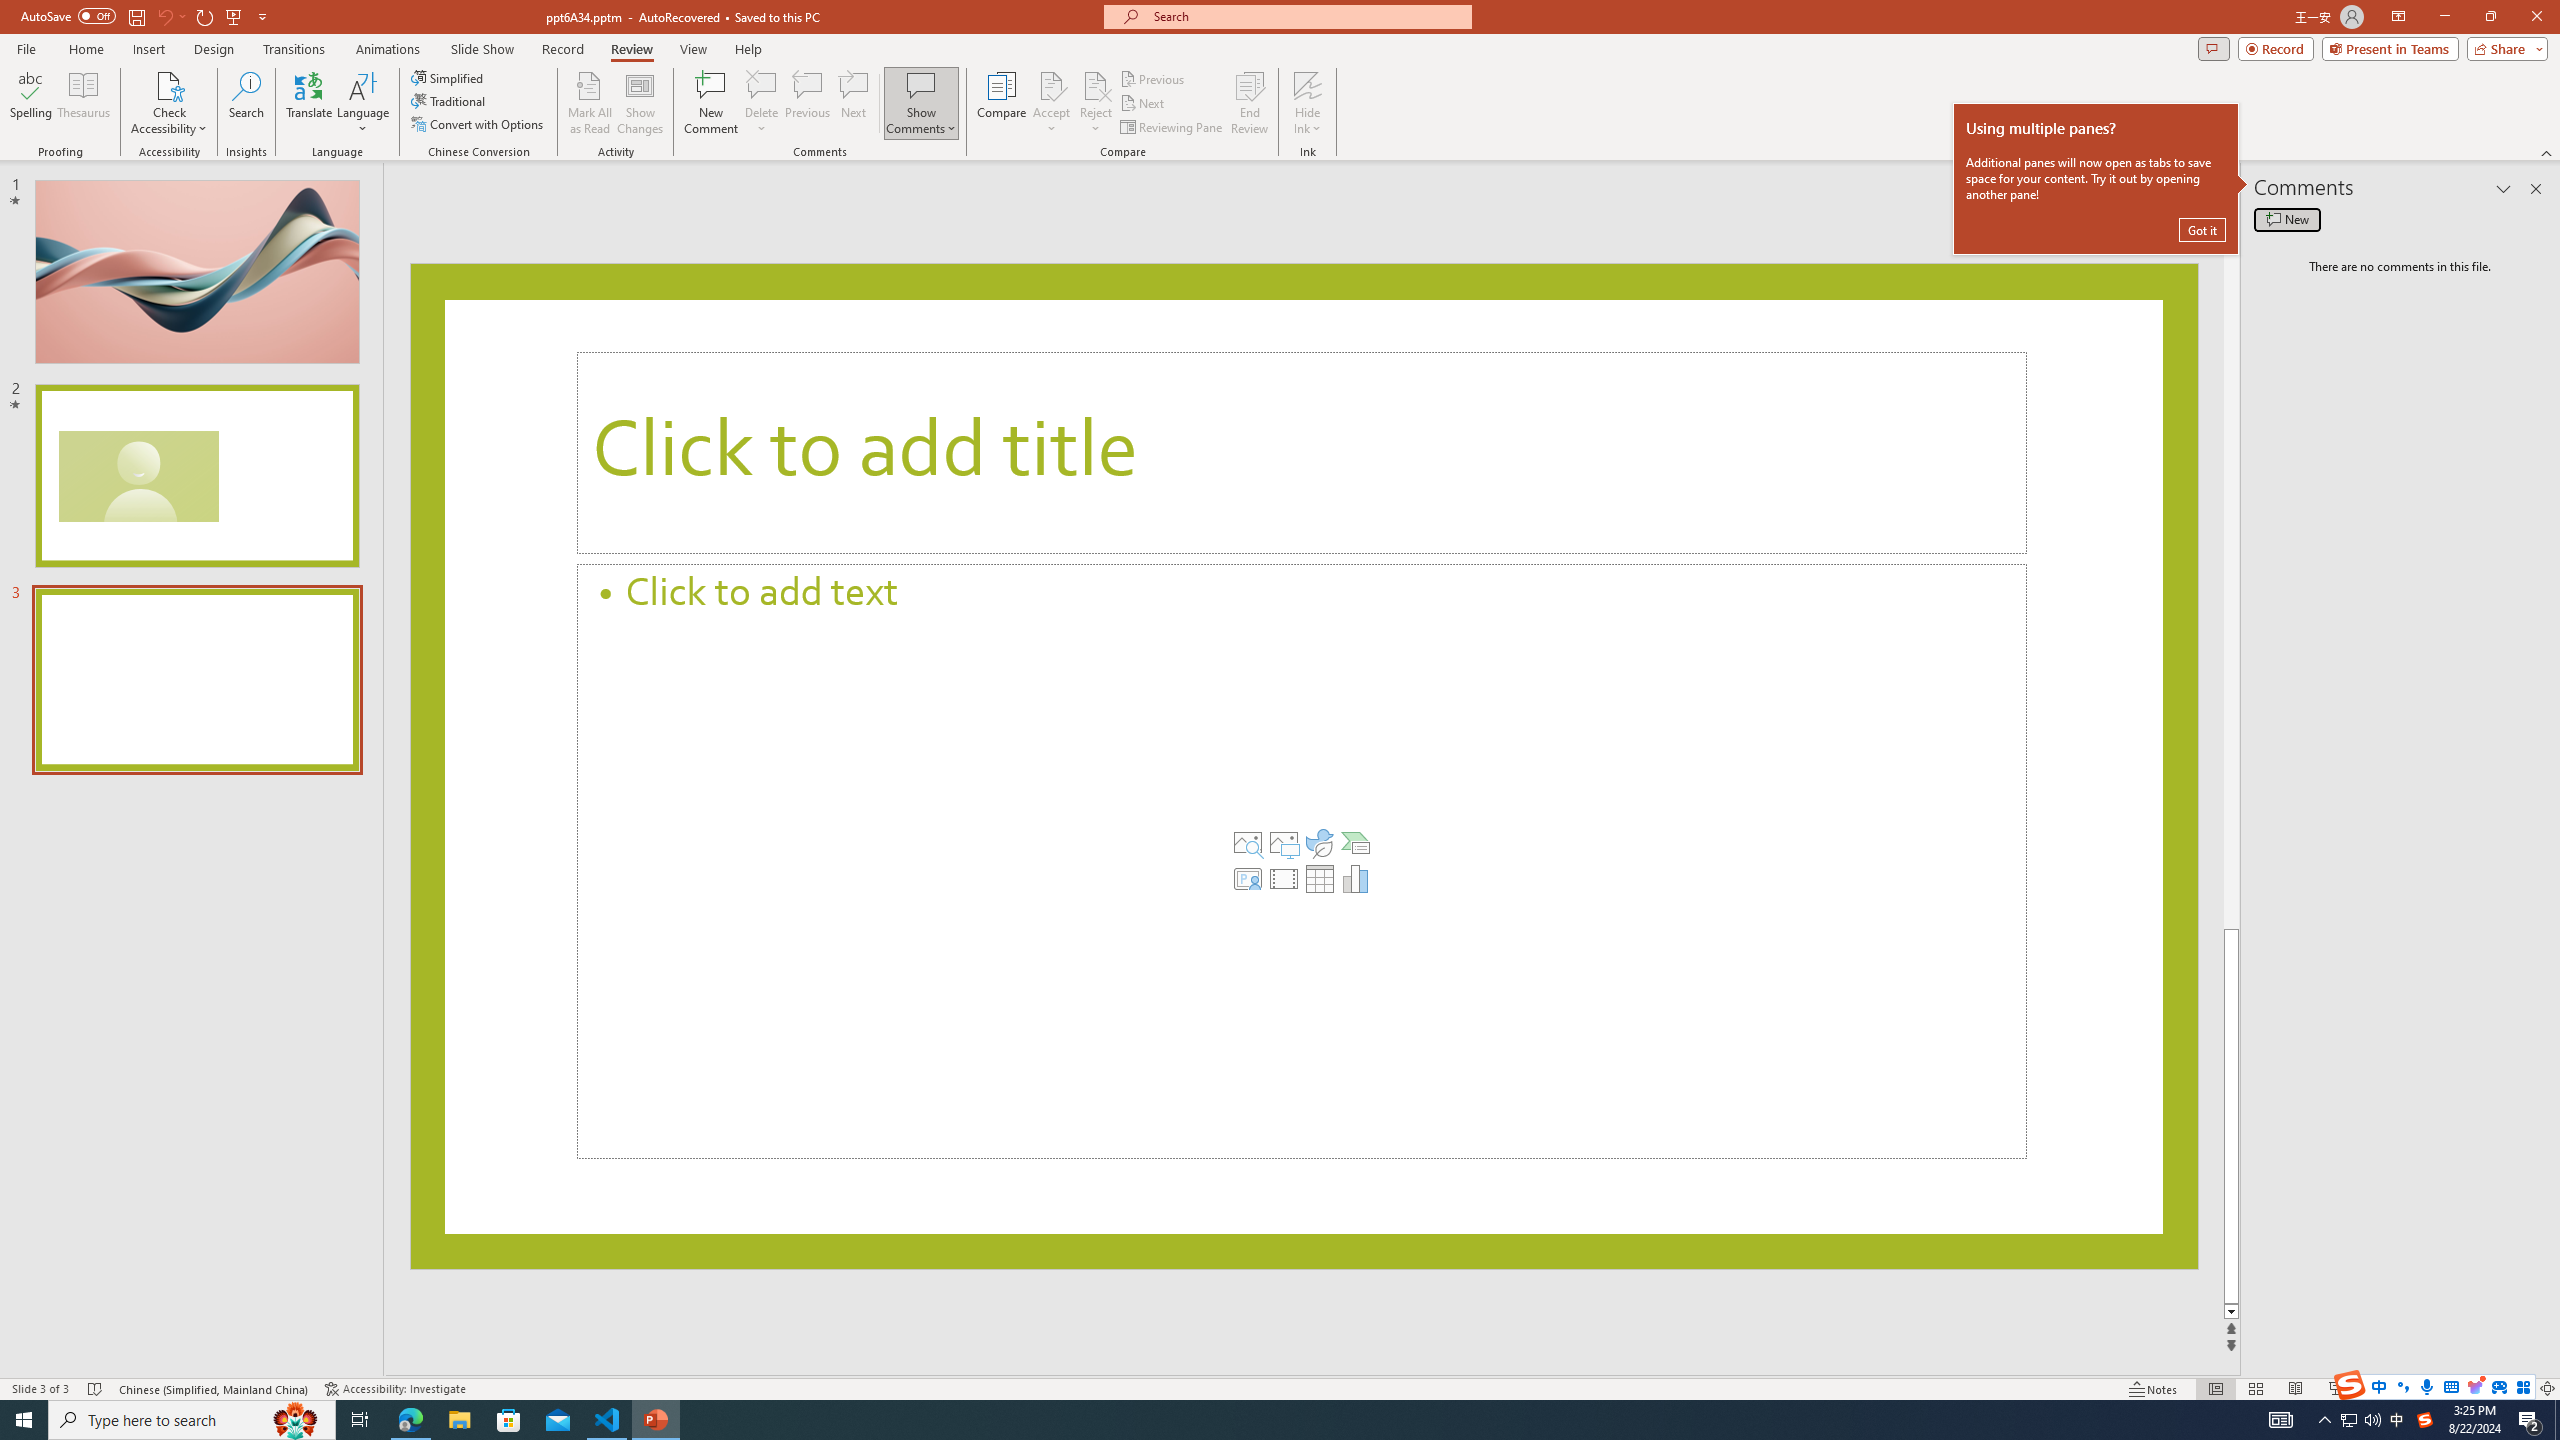 This screenshot has height=1440, width=2560. I want to click on 'Translate', so click(309, 103).